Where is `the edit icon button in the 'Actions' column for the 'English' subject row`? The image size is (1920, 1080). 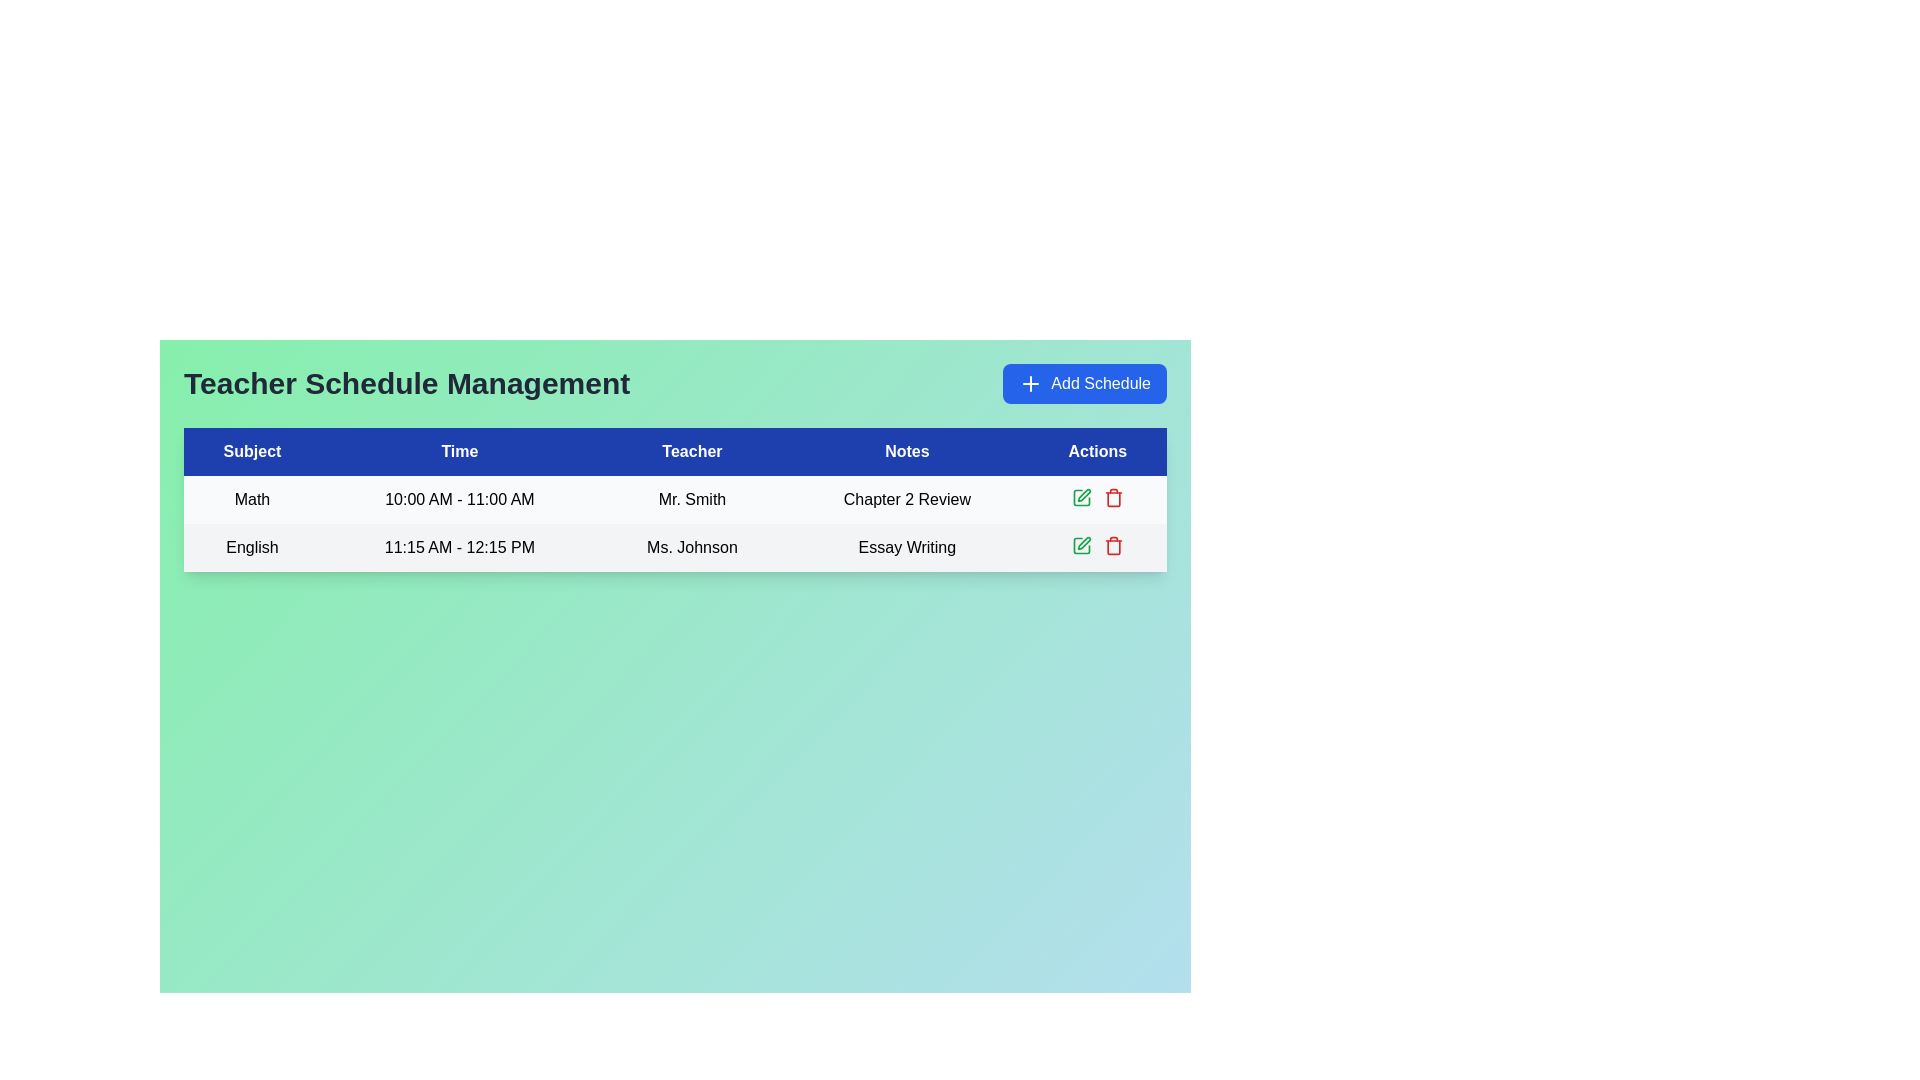 the edit icon button in the 'Actions' column for the 'English' subject row is located at coordinates (1080, 546).